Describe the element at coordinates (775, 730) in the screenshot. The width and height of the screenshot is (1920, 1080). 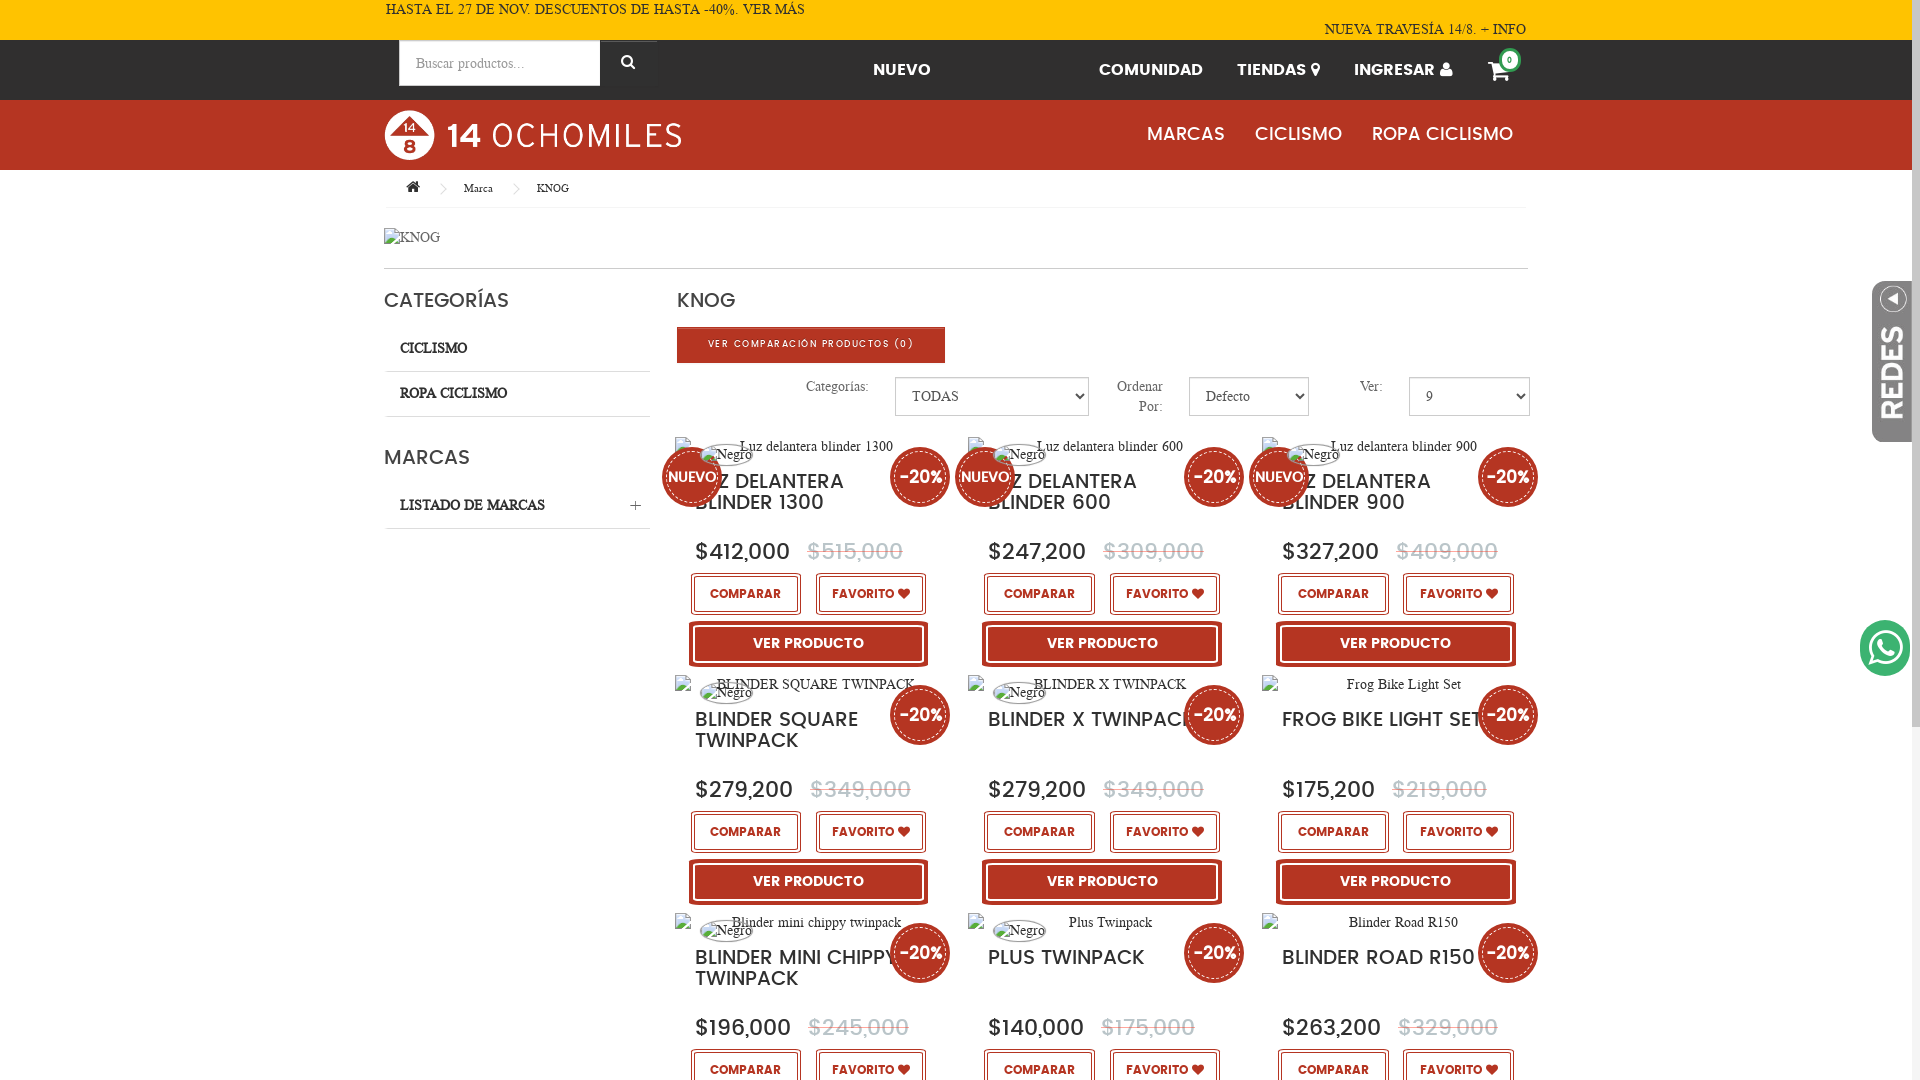
I see `'BLINDER SQUARE TWINPACK'` at that location.